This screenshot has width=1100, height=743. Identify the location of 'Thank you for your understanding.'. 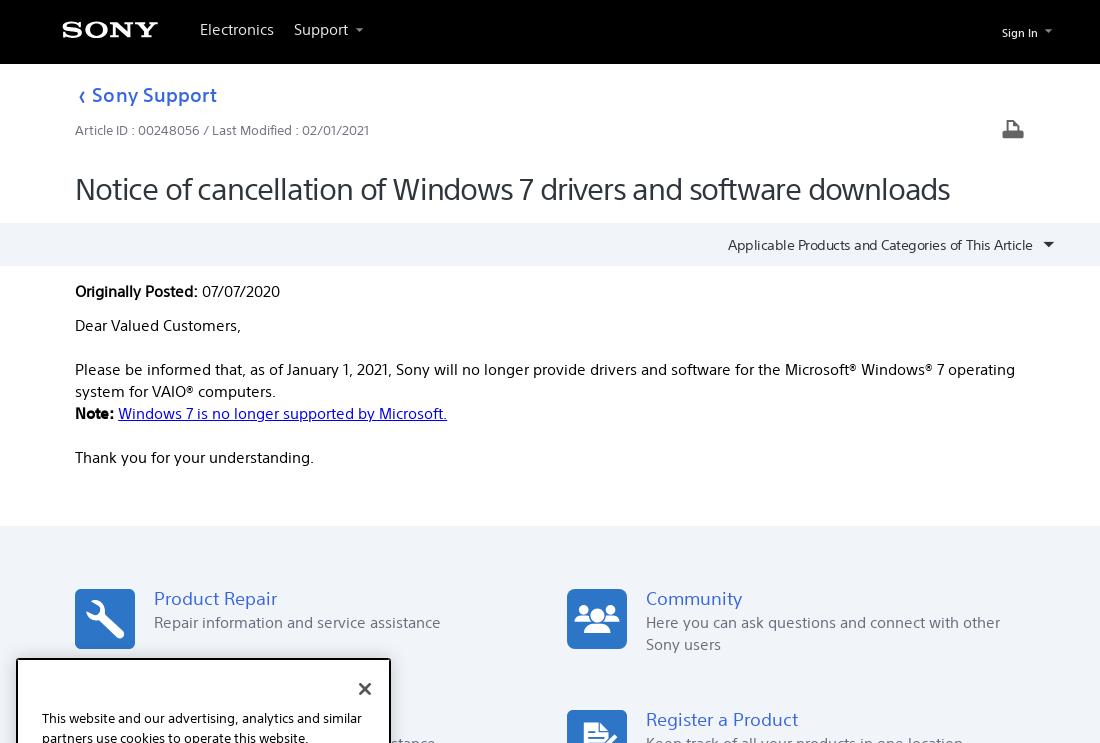
(193, 456).